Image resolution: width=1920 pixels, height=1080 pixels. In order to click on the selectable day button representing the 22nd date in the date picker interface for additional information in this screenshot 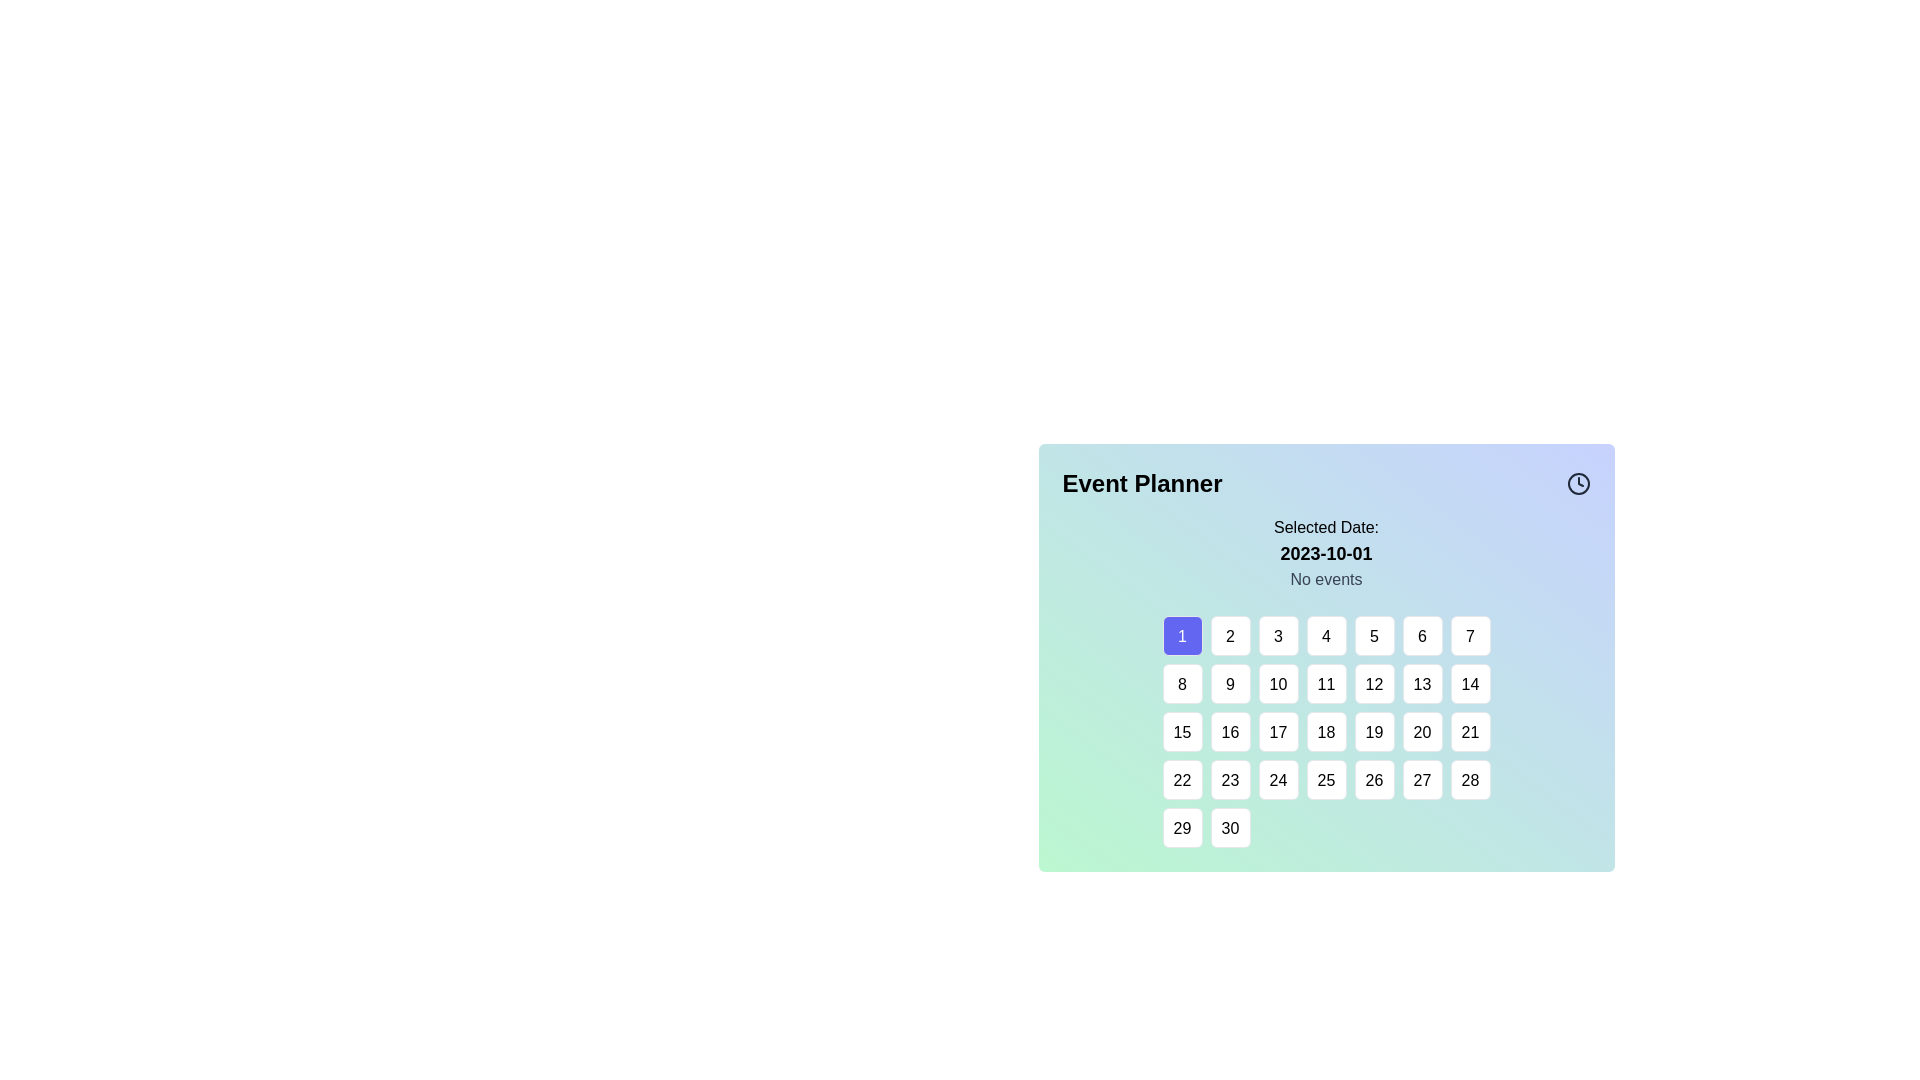, I will do `click(1182, 778)`.